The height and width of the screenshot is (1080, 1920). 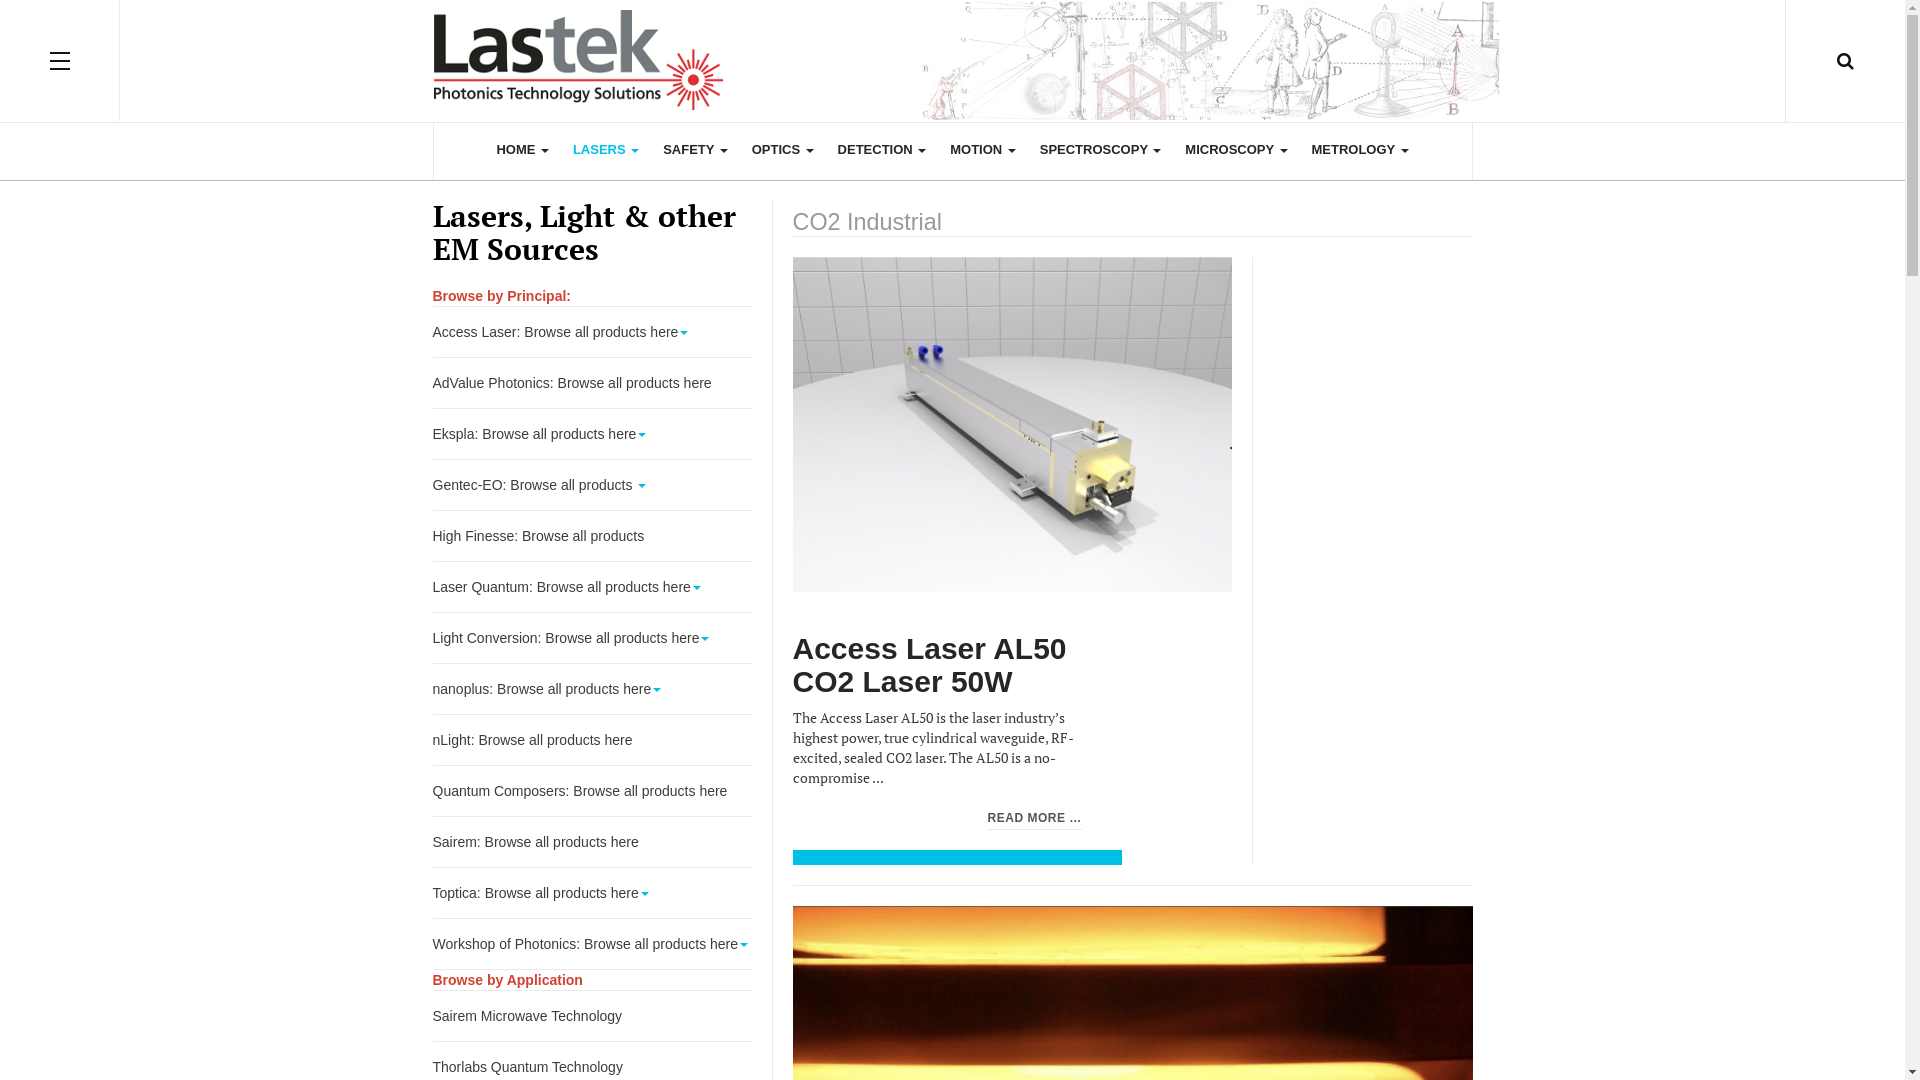 What do you see at coordinates (590, 585) in the screenshot?
I see `'Laser Quantum: Browse all products here'` at bounding box center [590, 585].